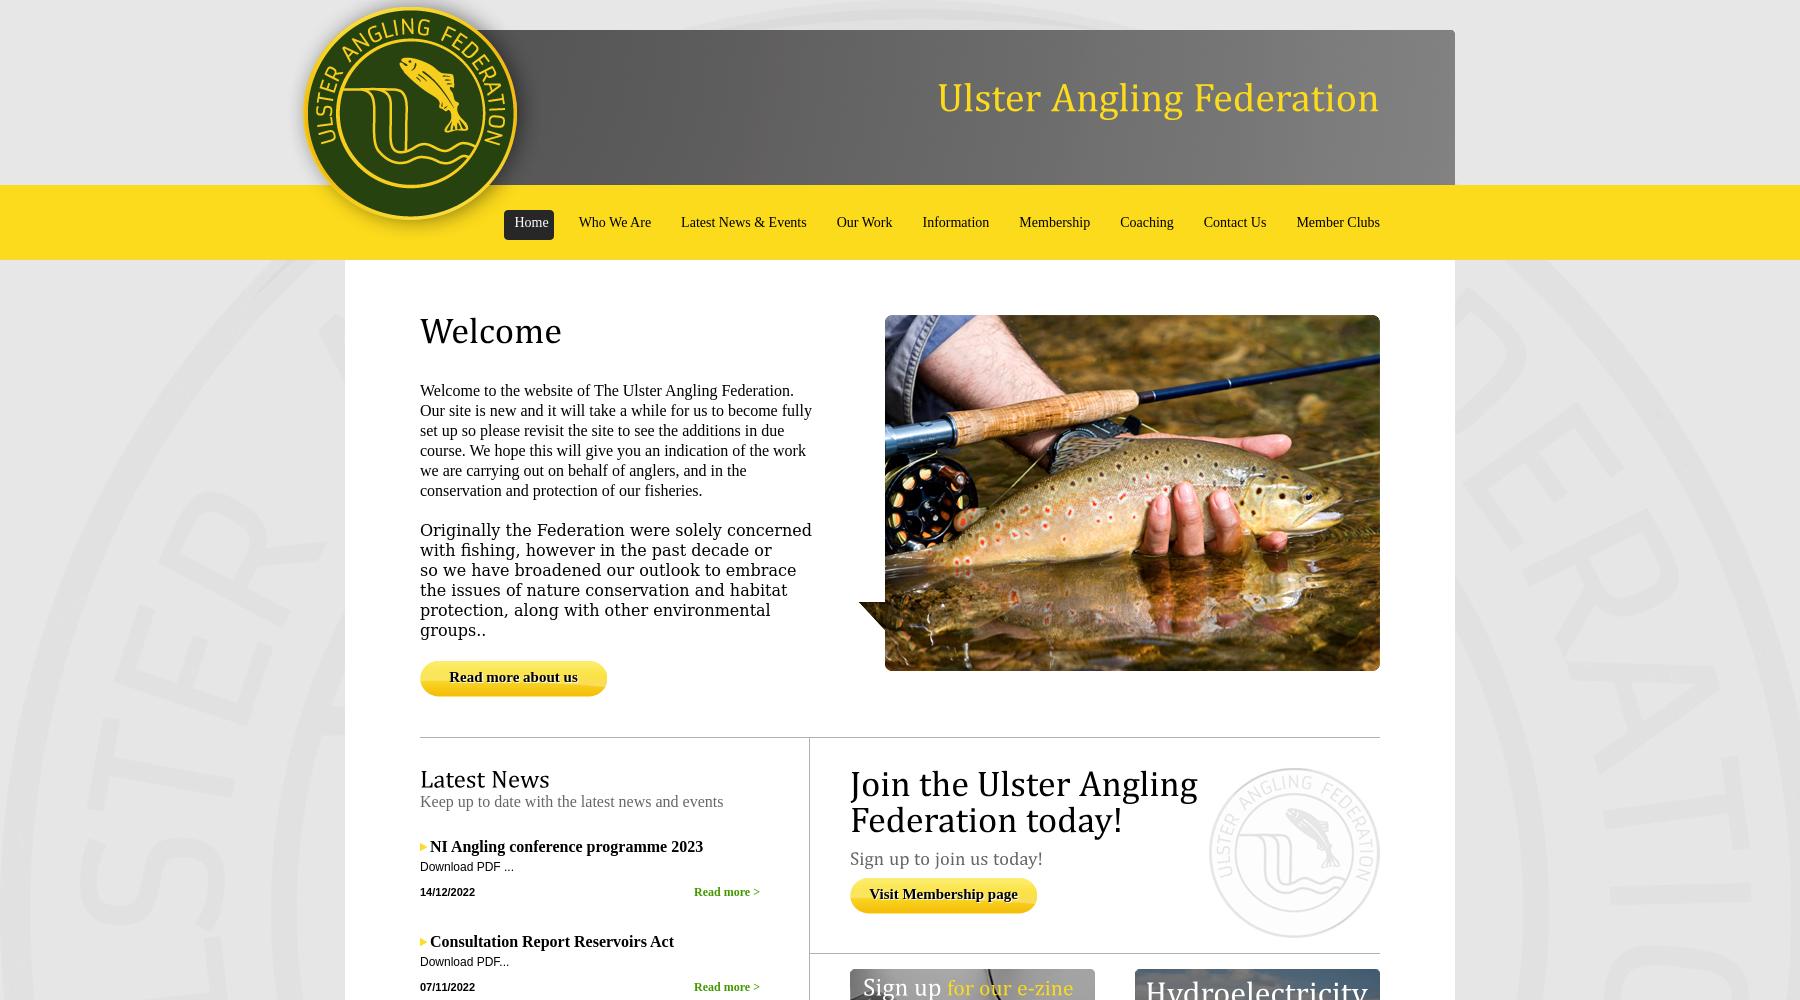  Describe the element at coordinates (571, 801) in the screenshot. I see `'Keep up to date with the latest news and events'` at that location.